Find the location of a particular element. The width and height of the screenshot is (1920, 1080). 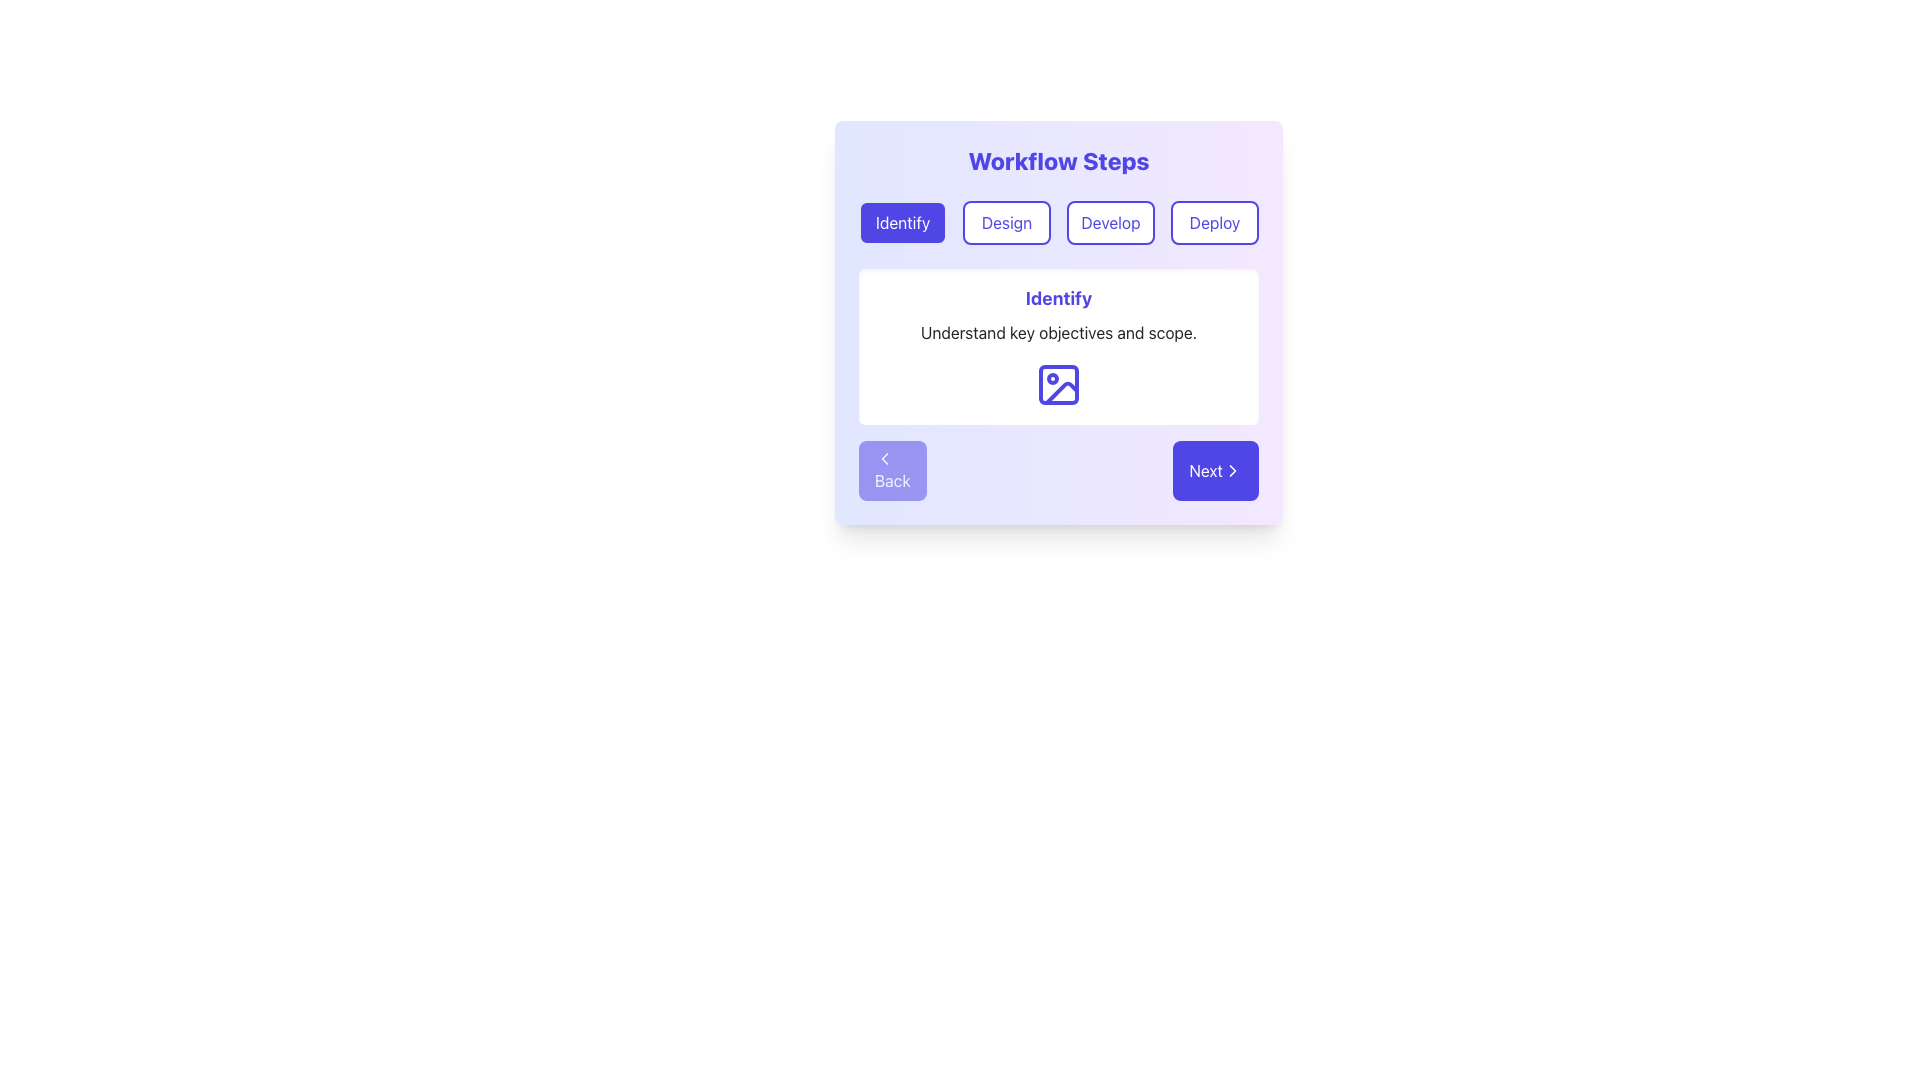

the right-pointing chevron icon within the 'Next' button in the bottom-right corner of the workflow step card is located at coordinates (1232, 470).